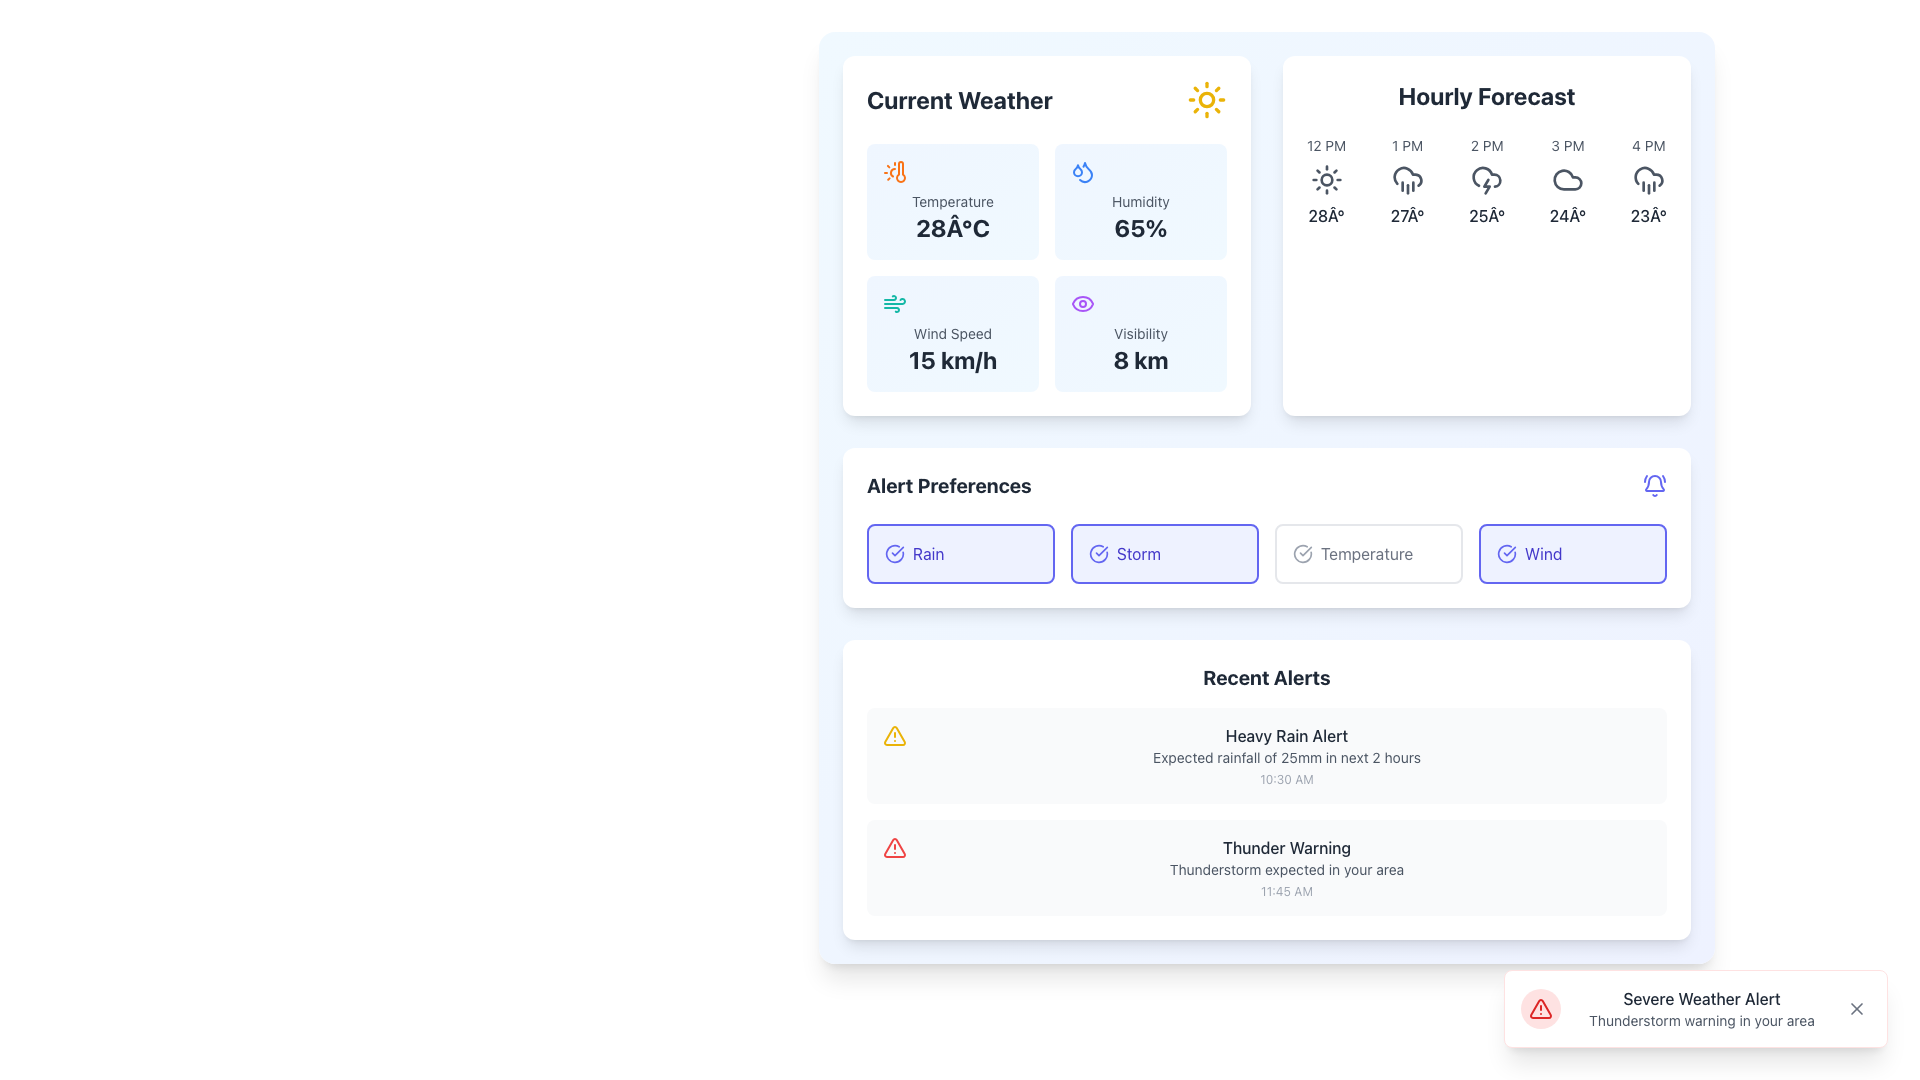 Image resolution: width=1920 pixels, height=1080 pixels. I want to click on the static text display showing the temperature '28Â°' at 12 PM in the hourly forecast section, so click(1326, 216).